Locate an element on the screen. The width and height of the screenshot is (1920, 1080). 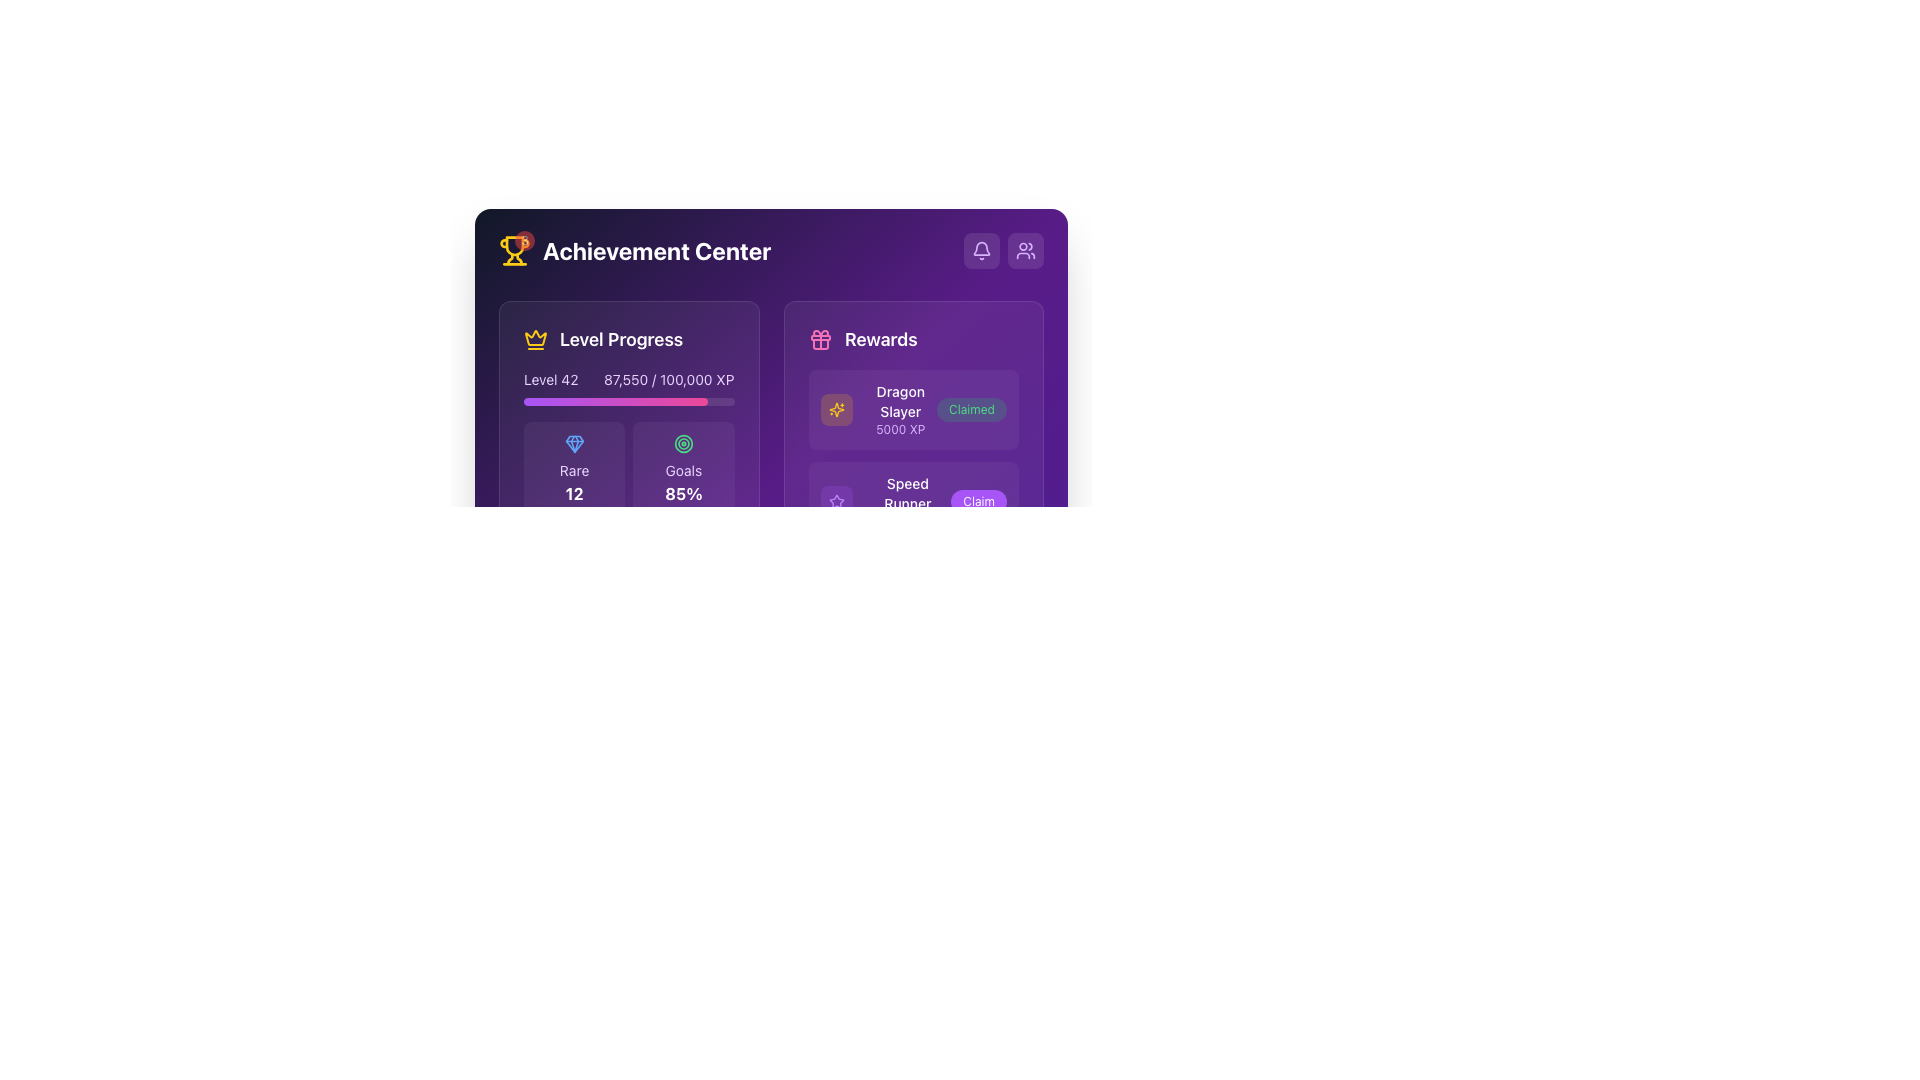
text content of the Informational component displaying the earned reward 'Dragon Slayer' with 5000 XP, located under the 'Rewards' heading on the right side of the interface is located at coordinates (878, 408).